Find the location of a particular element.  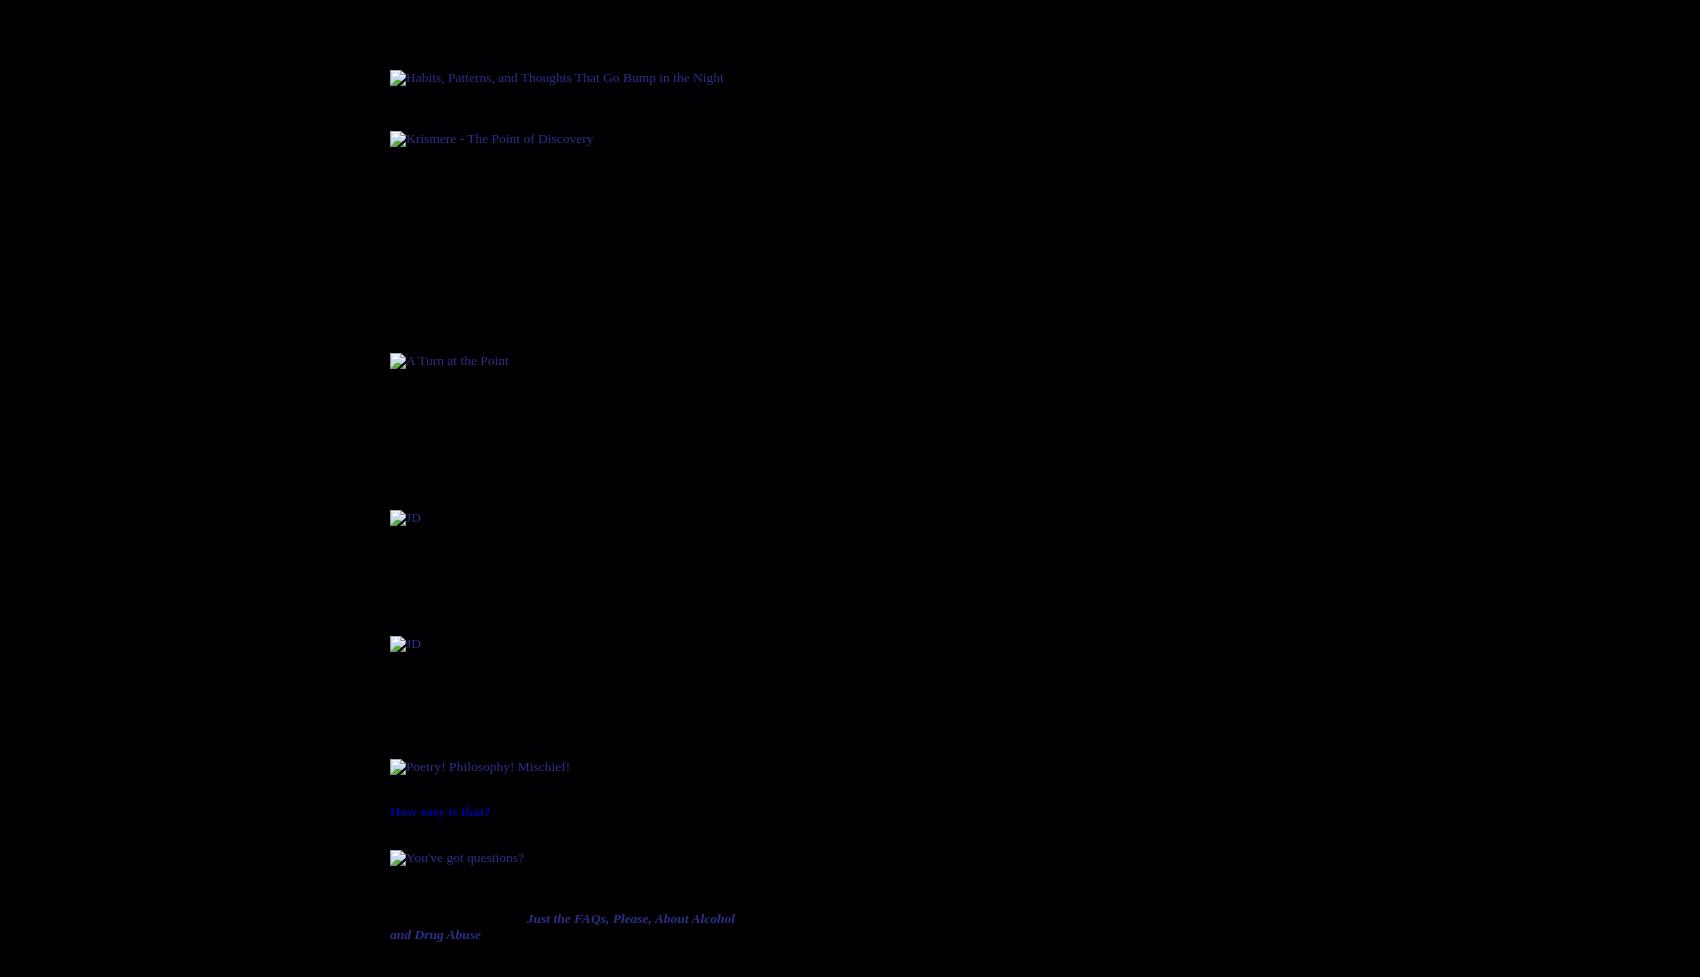

'Click on the covers for direct links to publishers.  Great deals, all!' is located at coordinates (554, 712).